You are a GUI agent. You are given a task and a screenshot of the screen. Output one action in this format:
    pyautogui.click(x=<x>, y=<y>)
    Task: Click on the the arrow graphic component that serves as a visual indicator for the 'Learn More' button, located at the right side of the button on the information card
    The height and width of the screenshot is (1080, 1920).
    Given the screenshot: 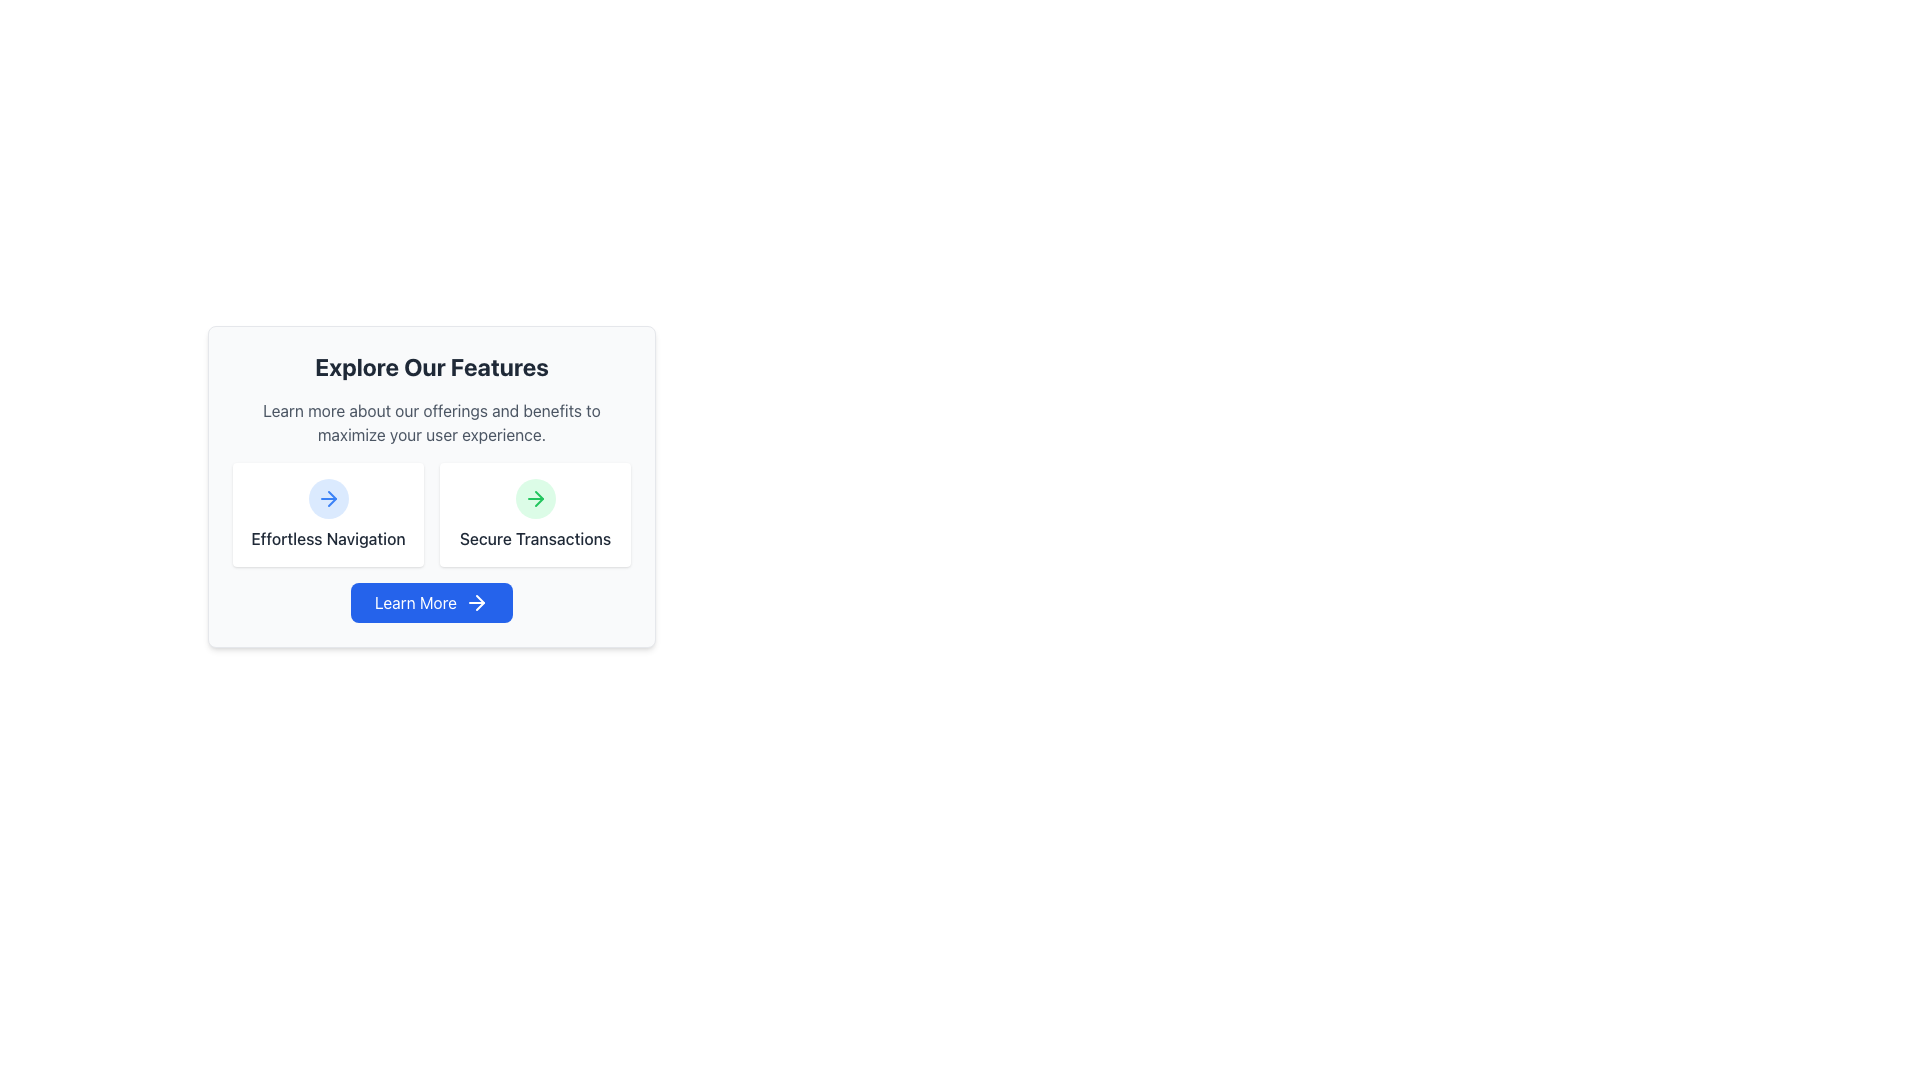 What is the action you would take?
    pyautogui.click(x=331, y=497)
    